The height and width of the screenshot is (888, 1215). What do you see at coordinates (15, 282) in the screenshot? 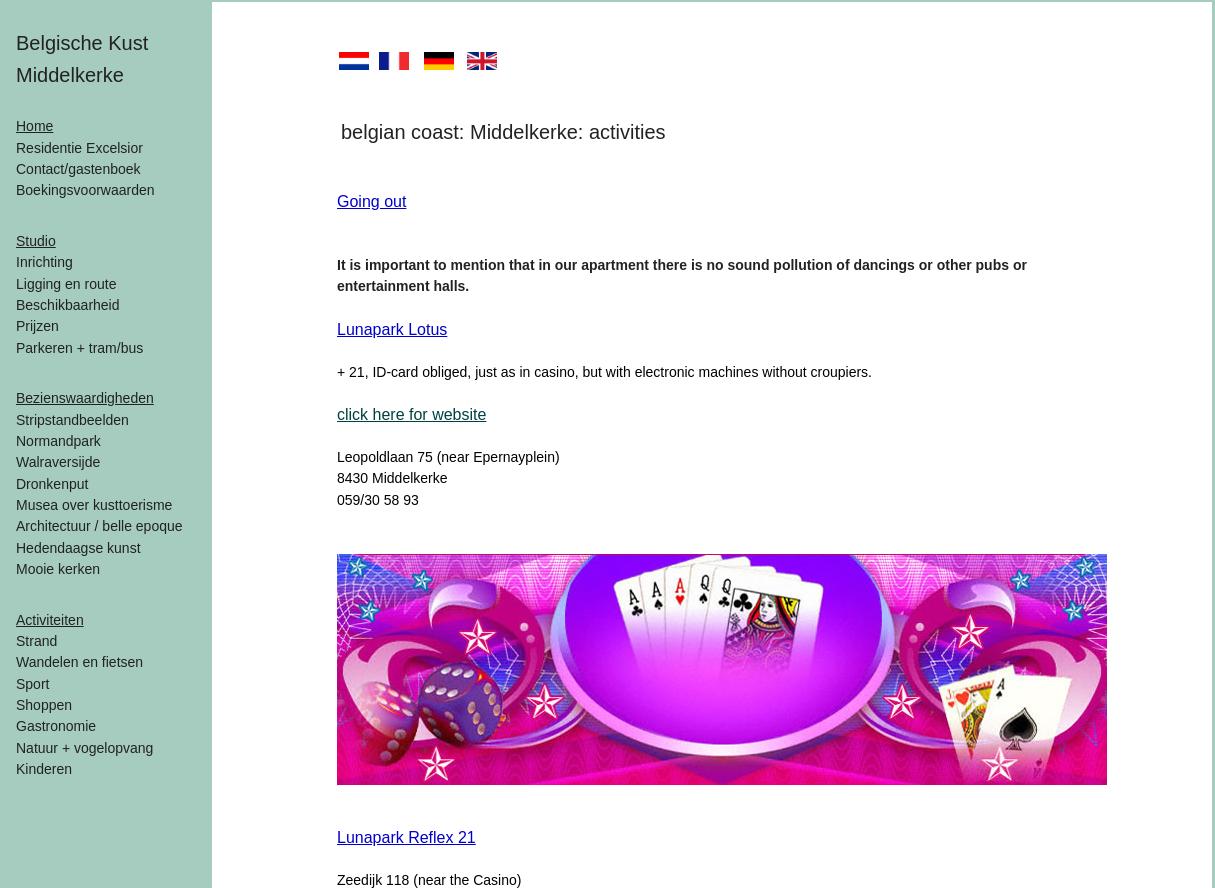
I see `'Ligging en route'` at bounding box center [15, 282].